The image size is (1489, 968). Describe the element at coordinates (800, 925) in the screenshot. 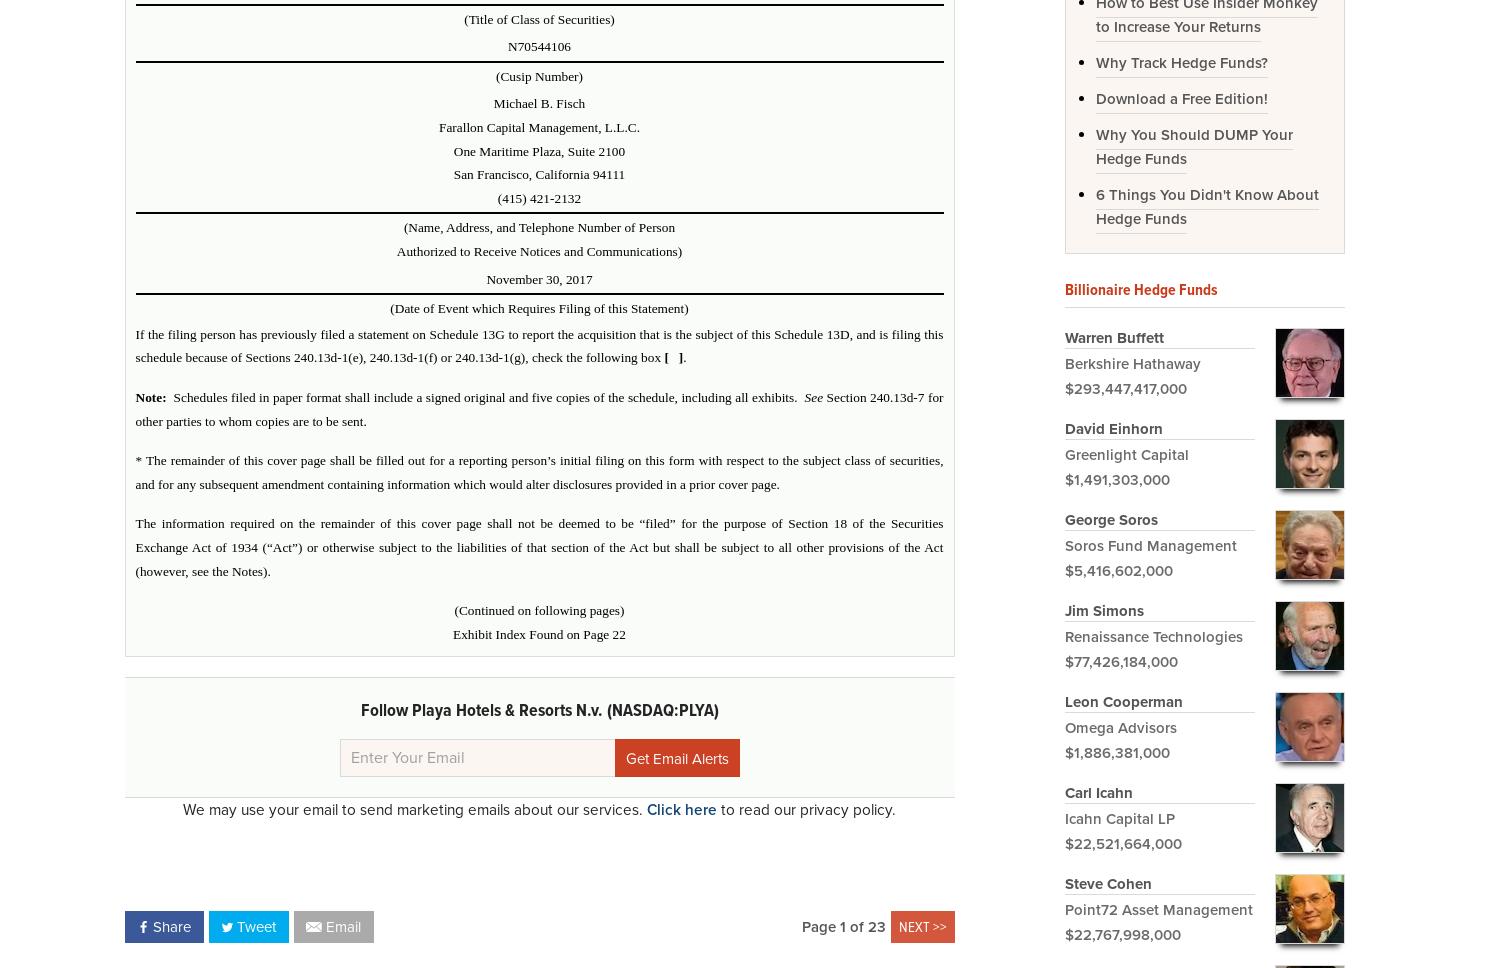

I see `'Page 1 of 23'` at that location.